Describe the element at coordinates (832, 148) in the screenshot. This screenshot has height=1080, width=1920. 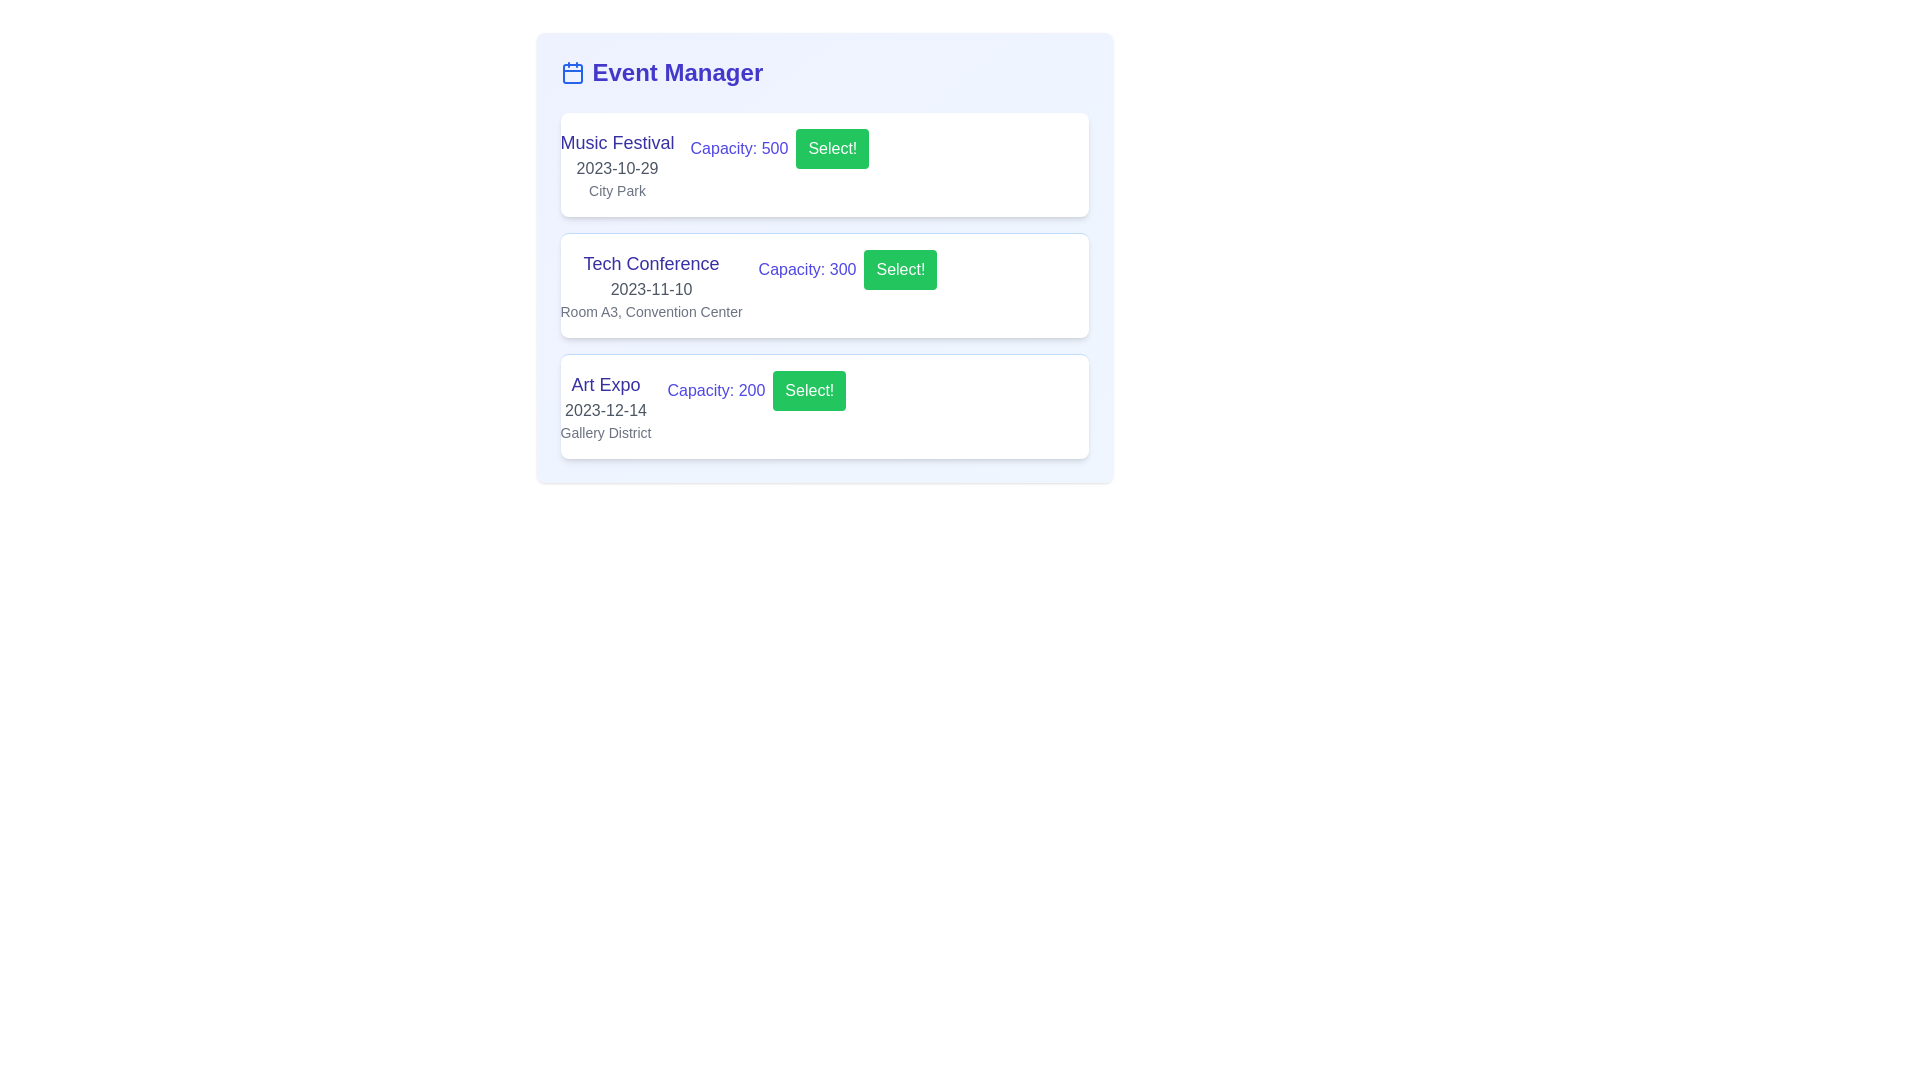
I see `the green button labeled 'Select!' positioned to the right of the 'Capacity: 500' text` at that location.